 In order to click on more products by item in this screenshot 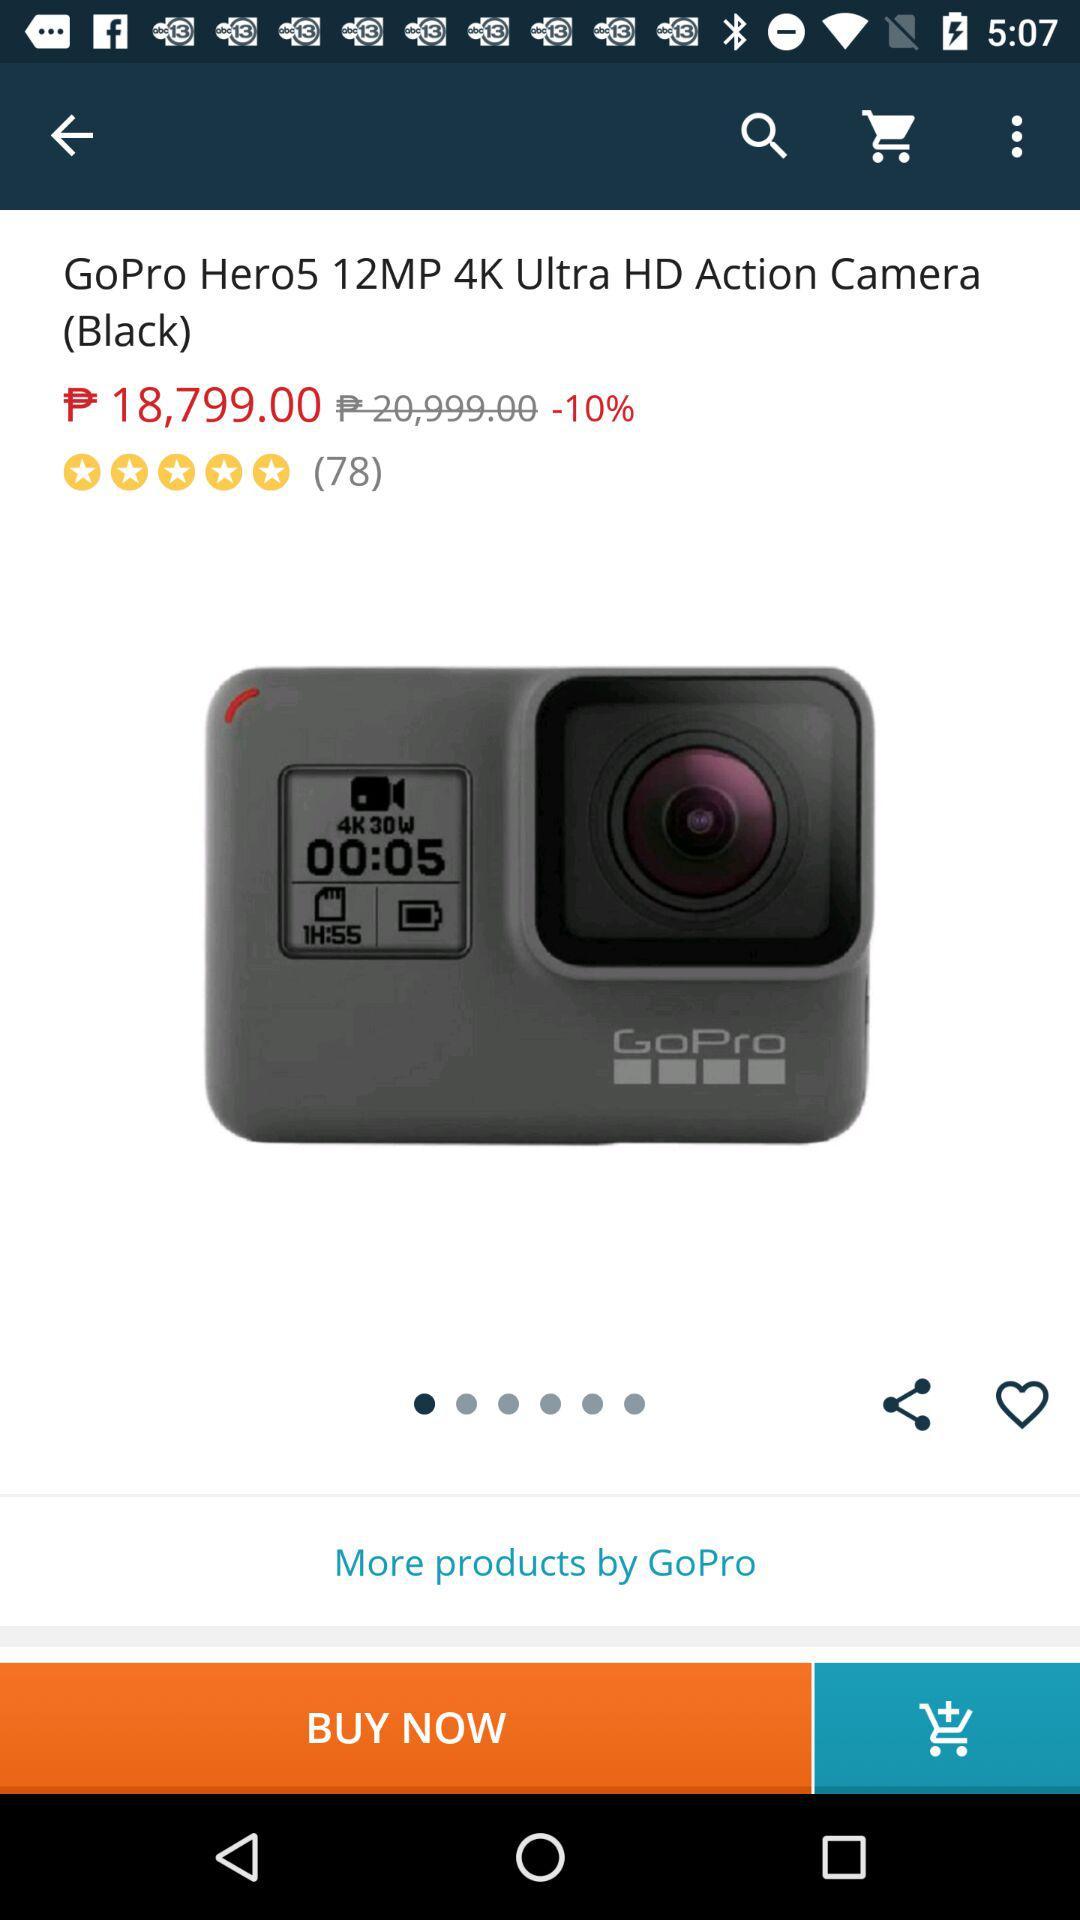, I will do `click(540, 1560)`.